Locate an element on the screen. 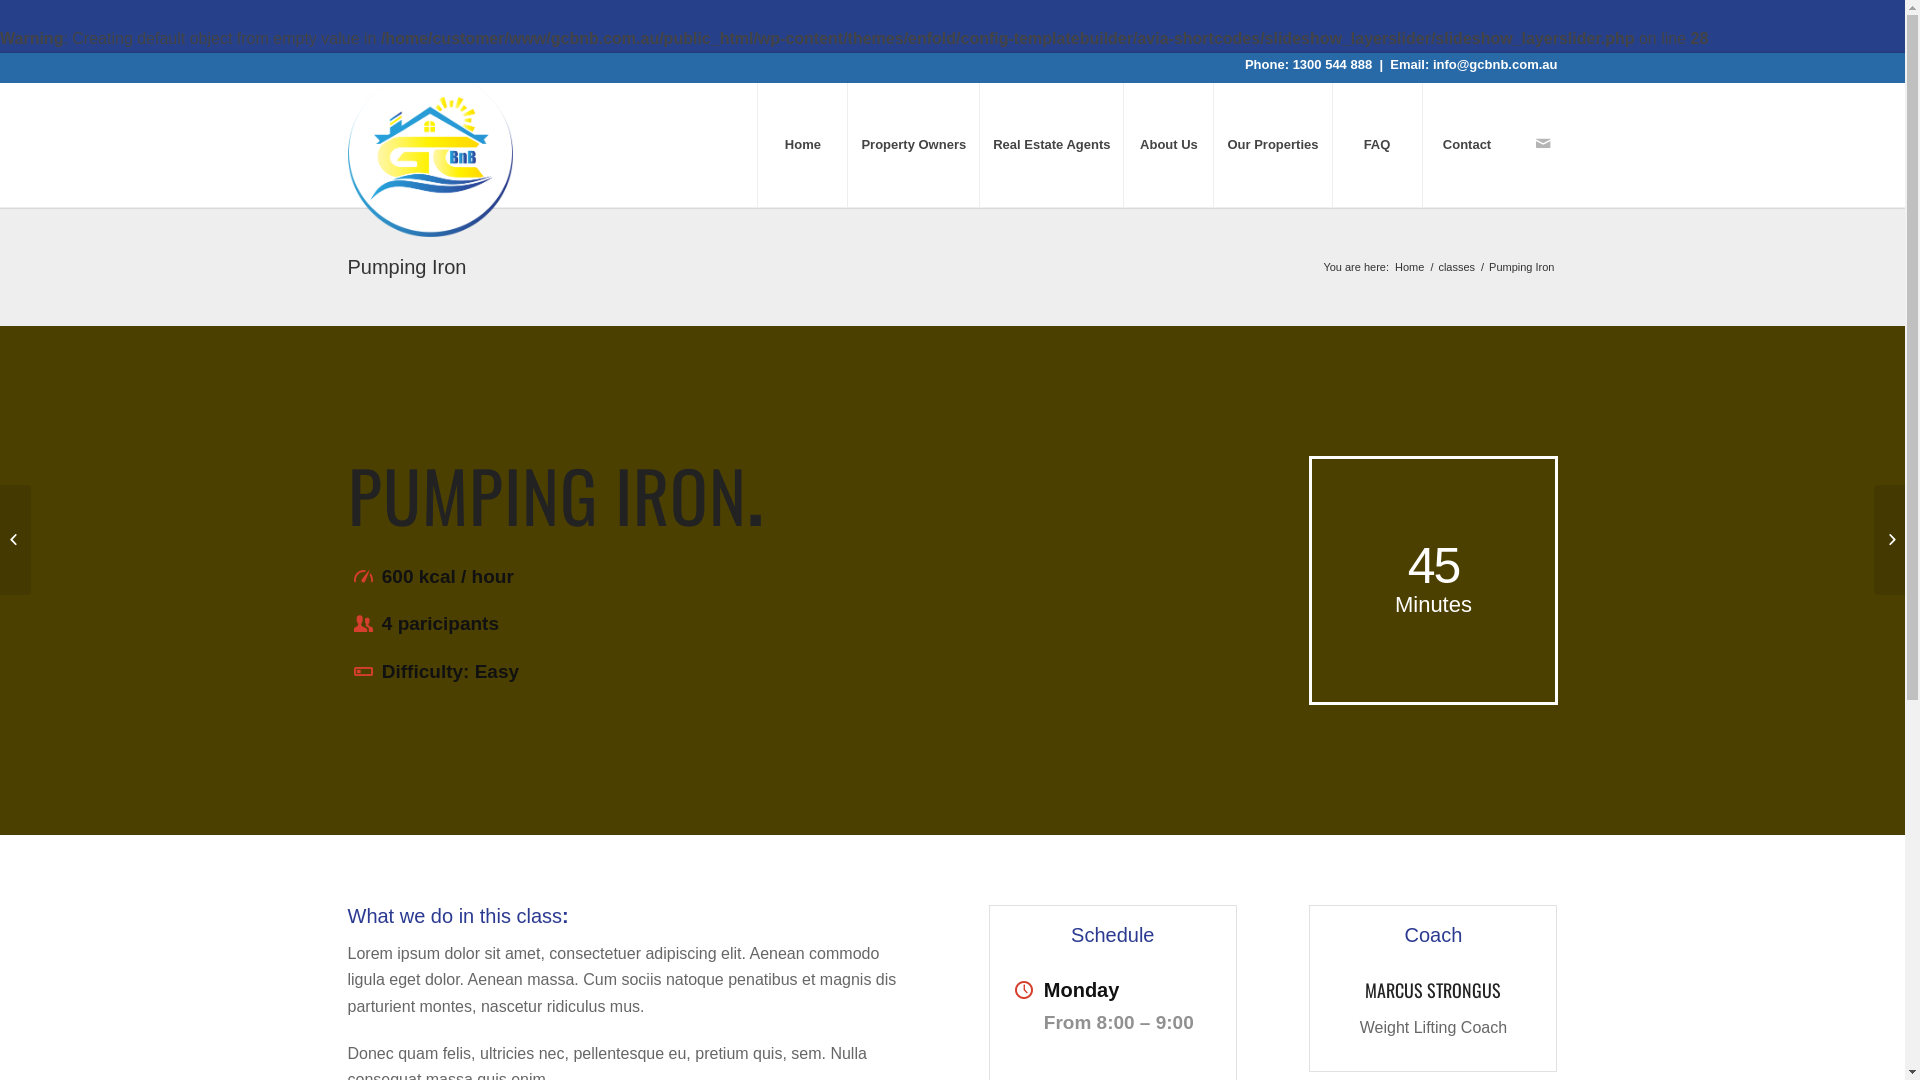 This screenshot has width=1920, height=1080. 'Our Properties' is located at coordinates (1271, 143).